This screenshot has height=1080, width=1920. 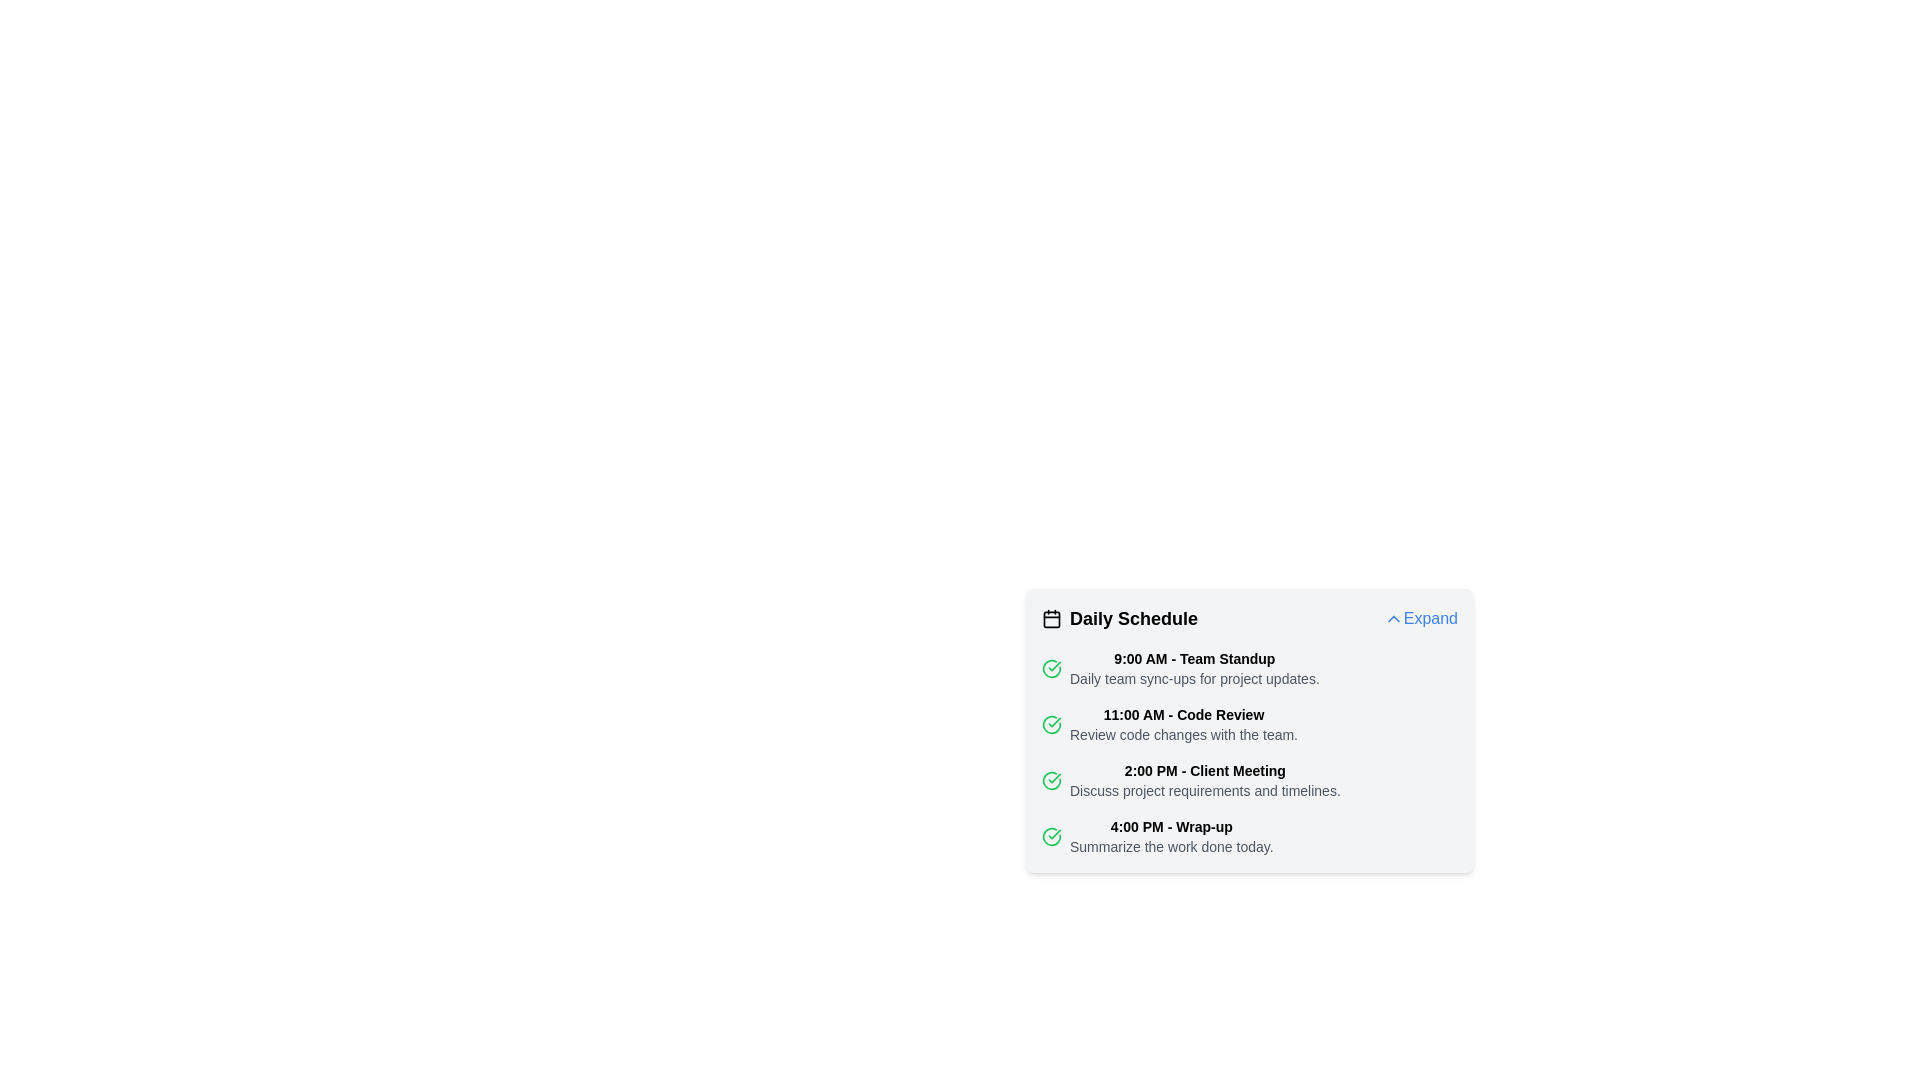 I want to click on the third list item representing the schedule entry '2:00 PM - Client Meeting', which includes a green check icon indicating completion, so click(x=1248, y=779).